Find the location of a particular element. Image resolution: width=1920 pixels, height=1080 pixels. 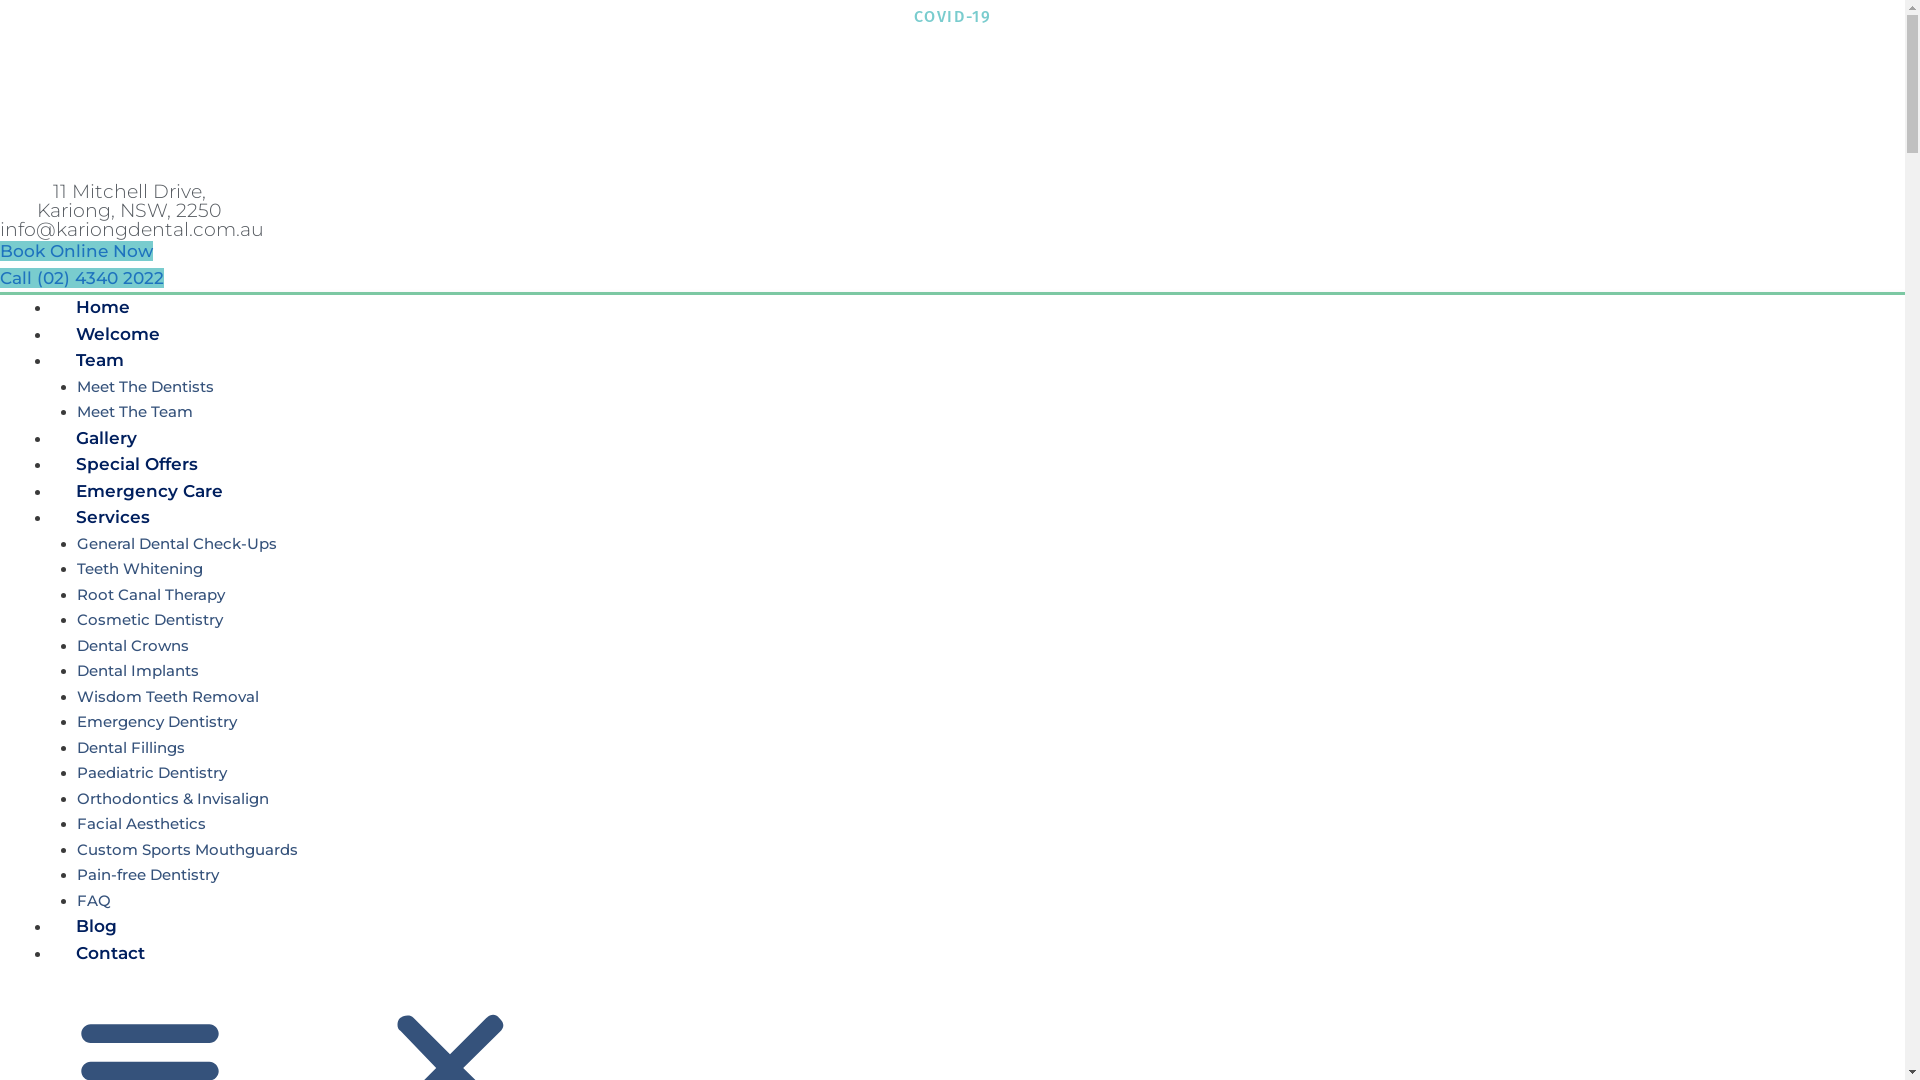

'General Dental Check-Ups' is located at coordinates (176, 543).